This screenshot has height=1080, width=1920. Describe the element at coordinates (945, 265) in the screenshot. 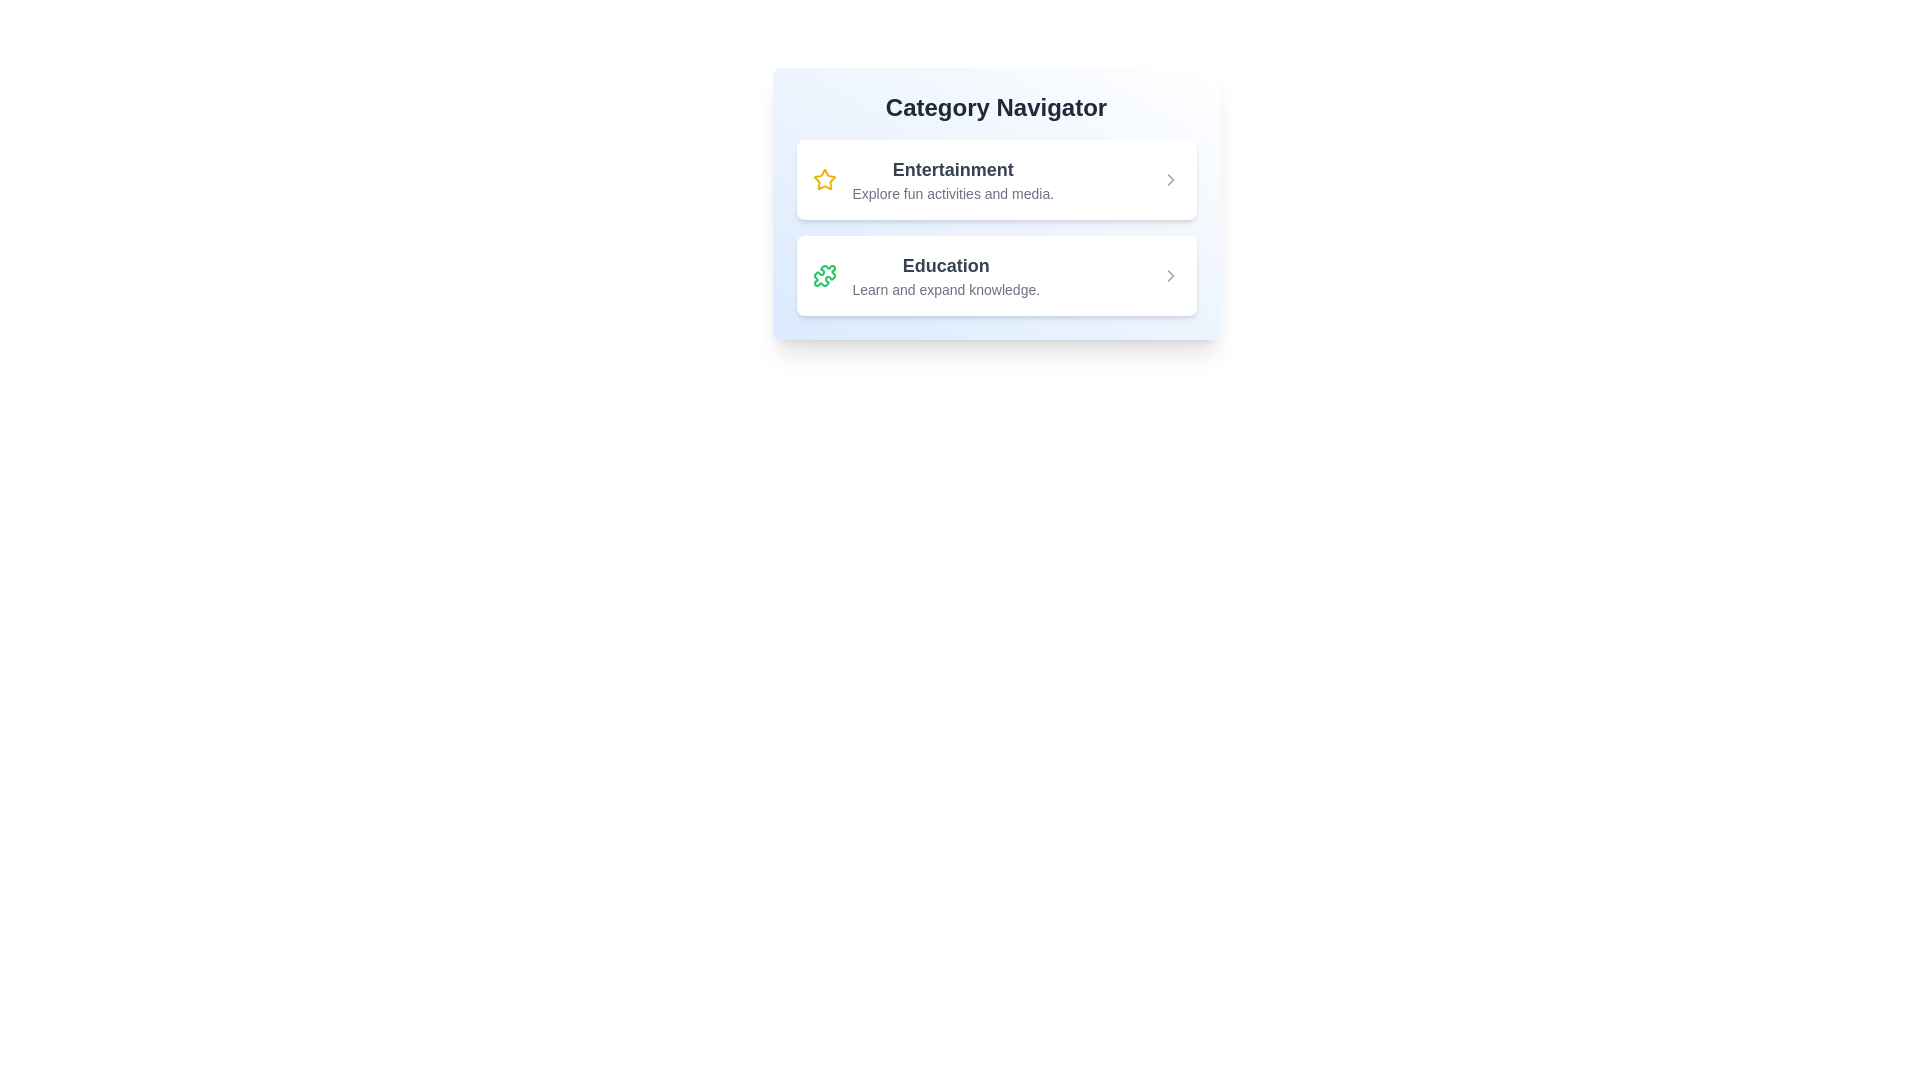

I see `the text label that reads 'Education', which is styled in bold and larger font size, located in the second section of a card-like component` at that location.